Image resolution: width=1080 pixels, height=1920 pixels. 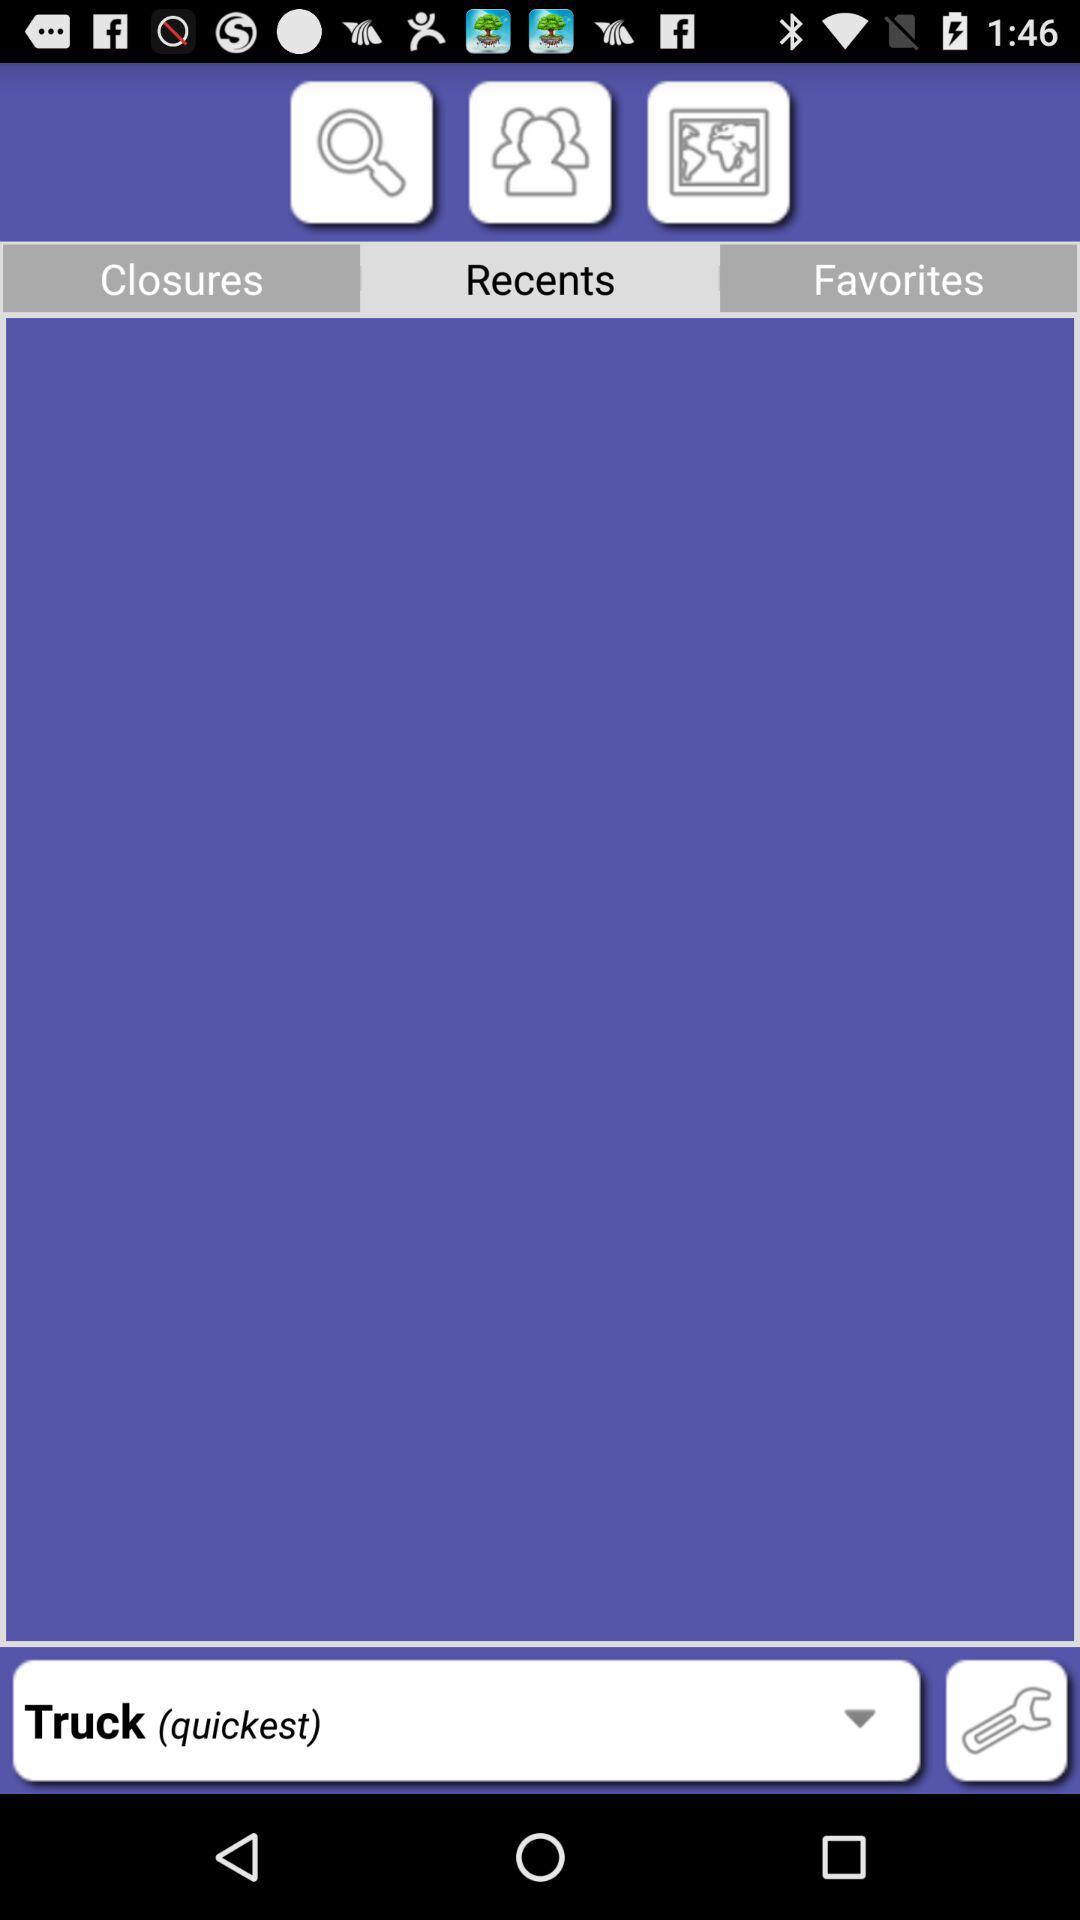 I want to click on the search icon, so click(x=361, y=163).